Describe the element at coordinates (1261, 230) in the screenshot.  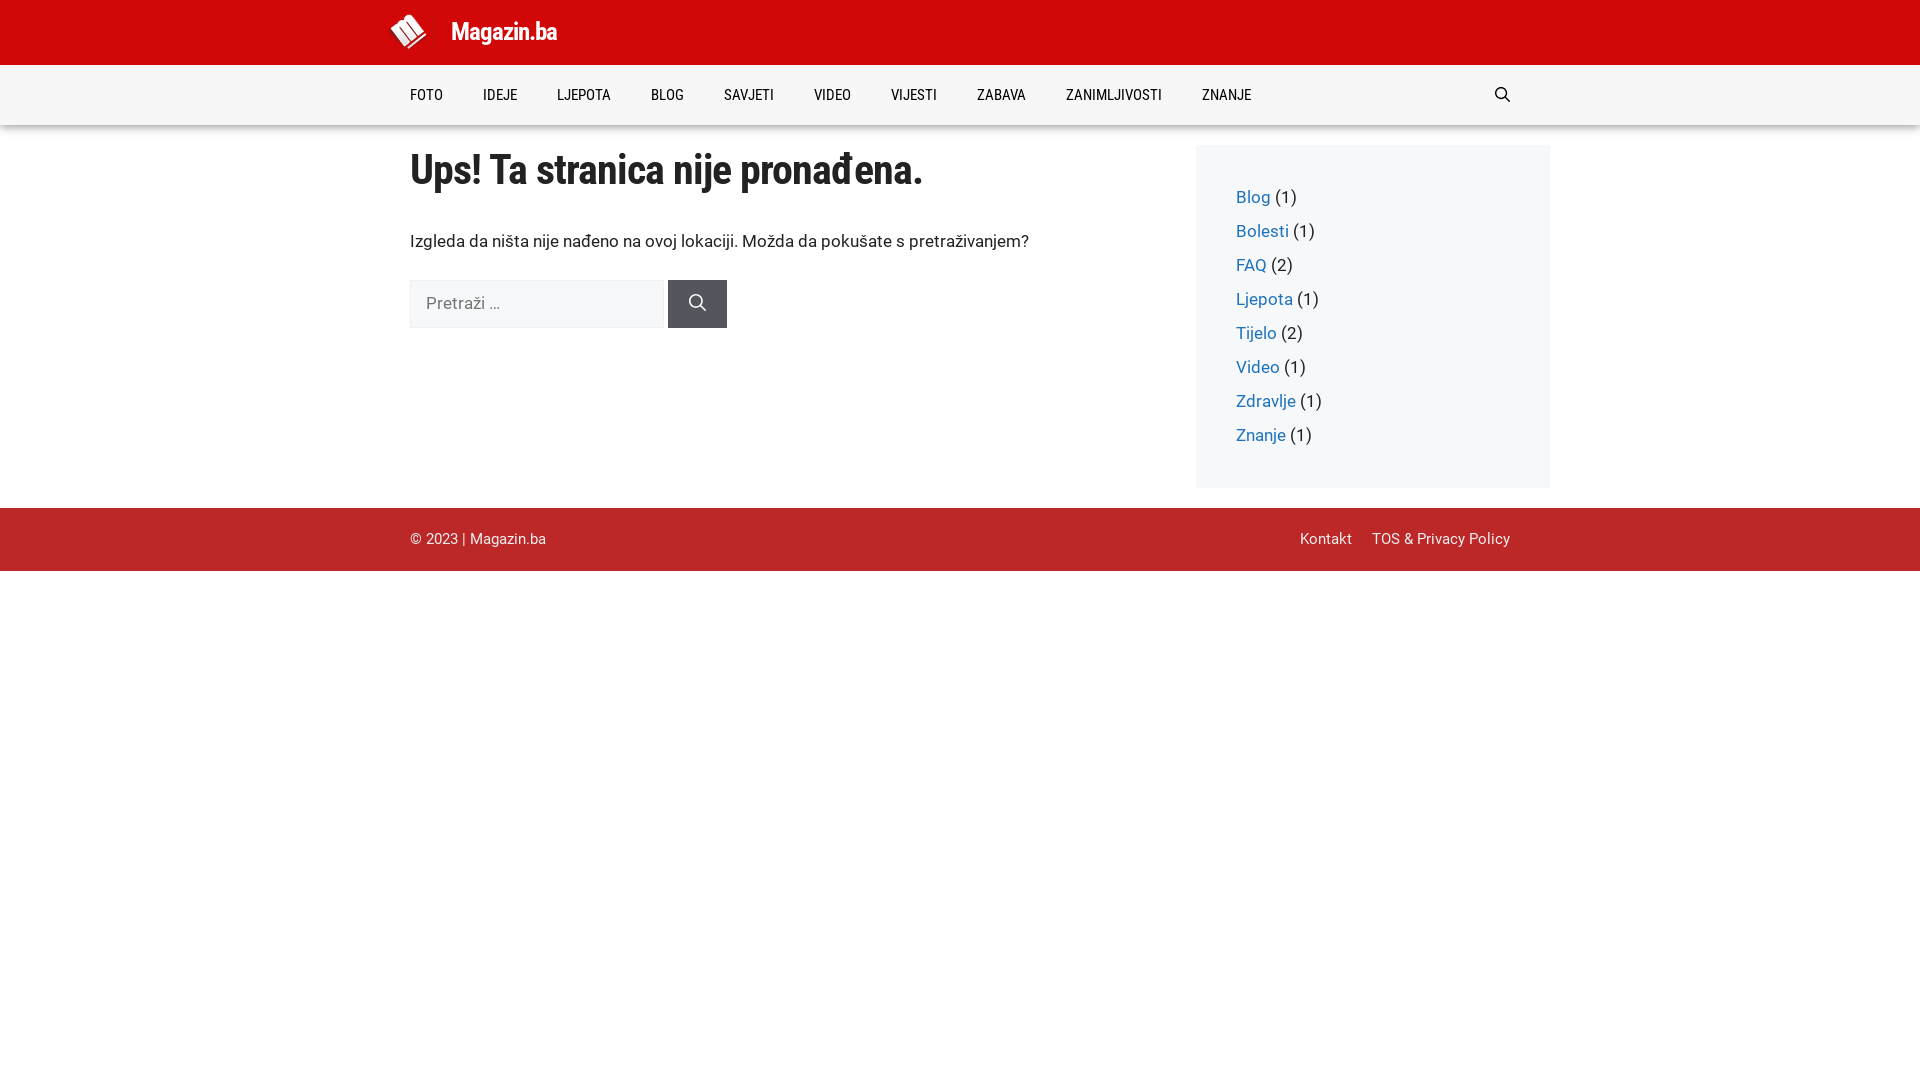
I see `'Bolesti'` at that location.